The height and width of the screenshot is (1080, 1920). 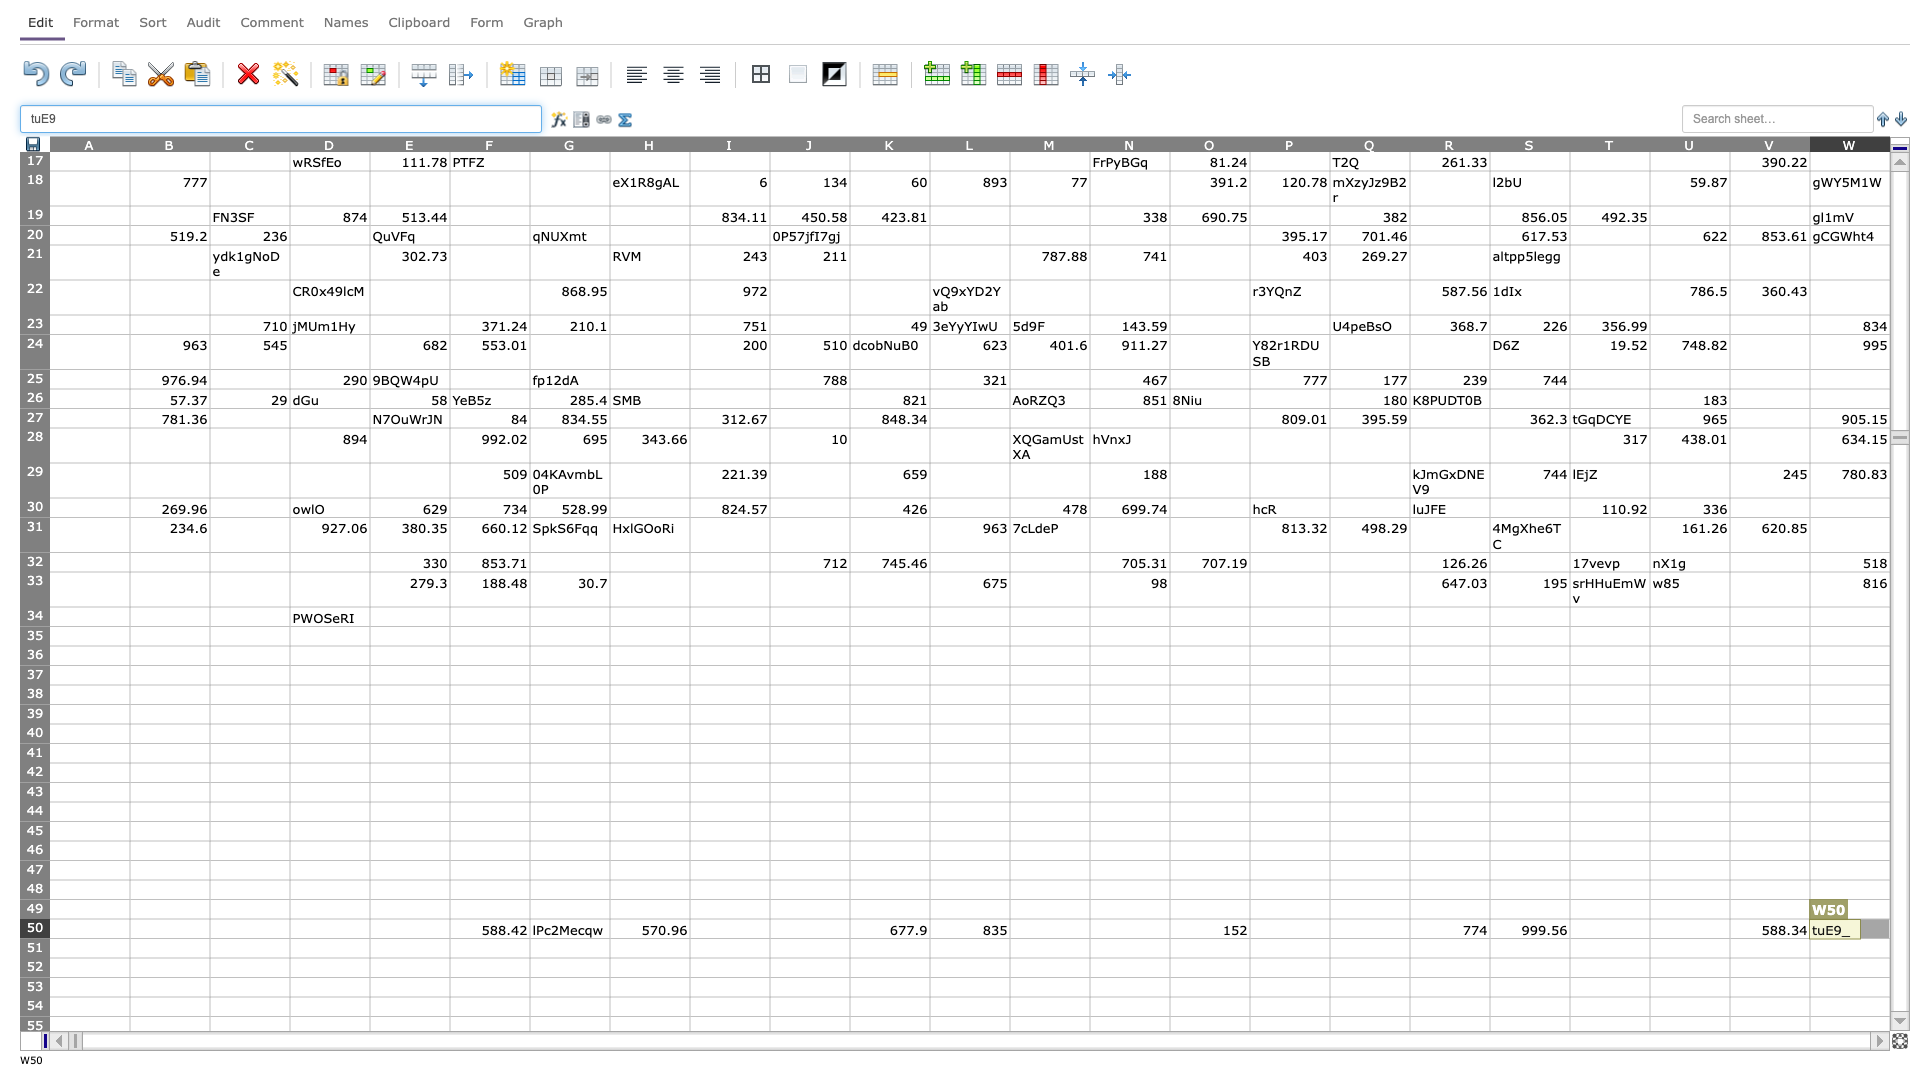 I want to click on top left corner of cell B51, so click(x=128, y=938).